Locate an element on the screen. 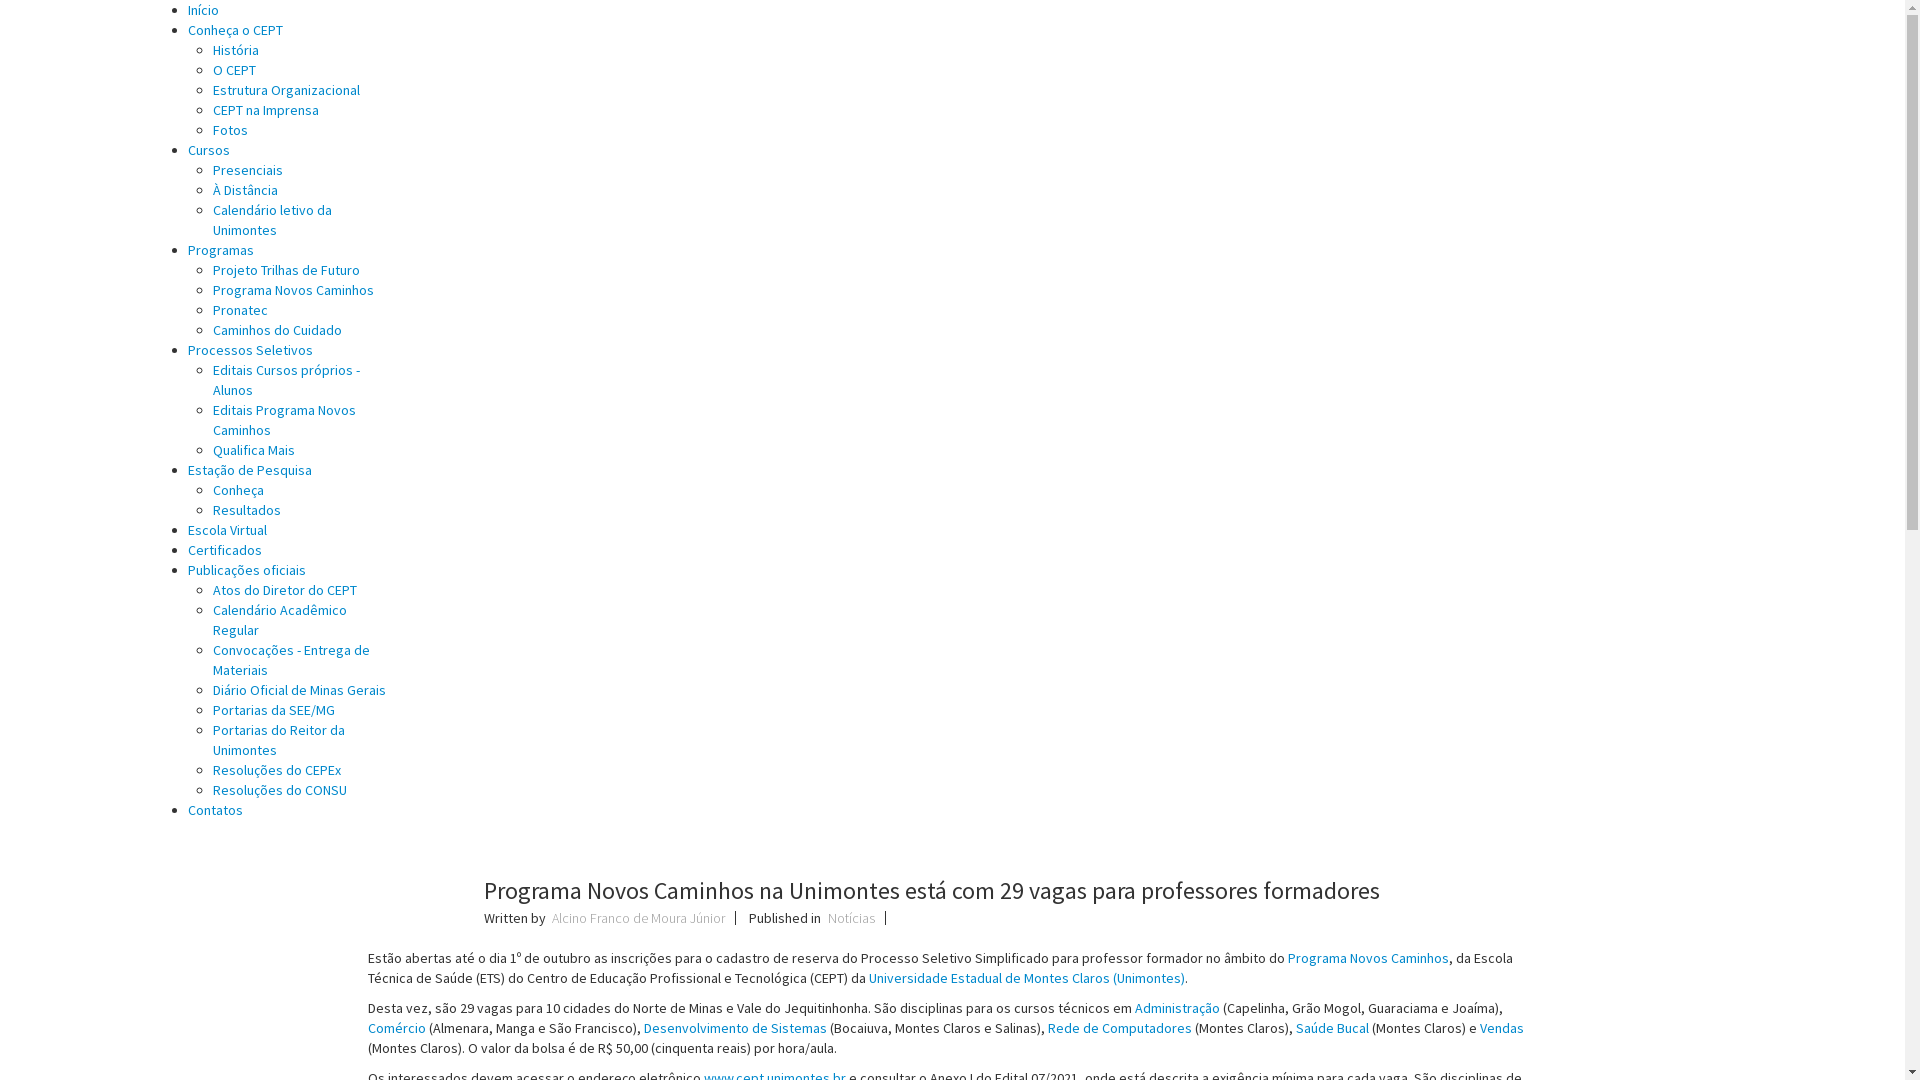  'Universidade Estadual de Montes Claros (Unimontes)' is located at coordinates (1026, 977).